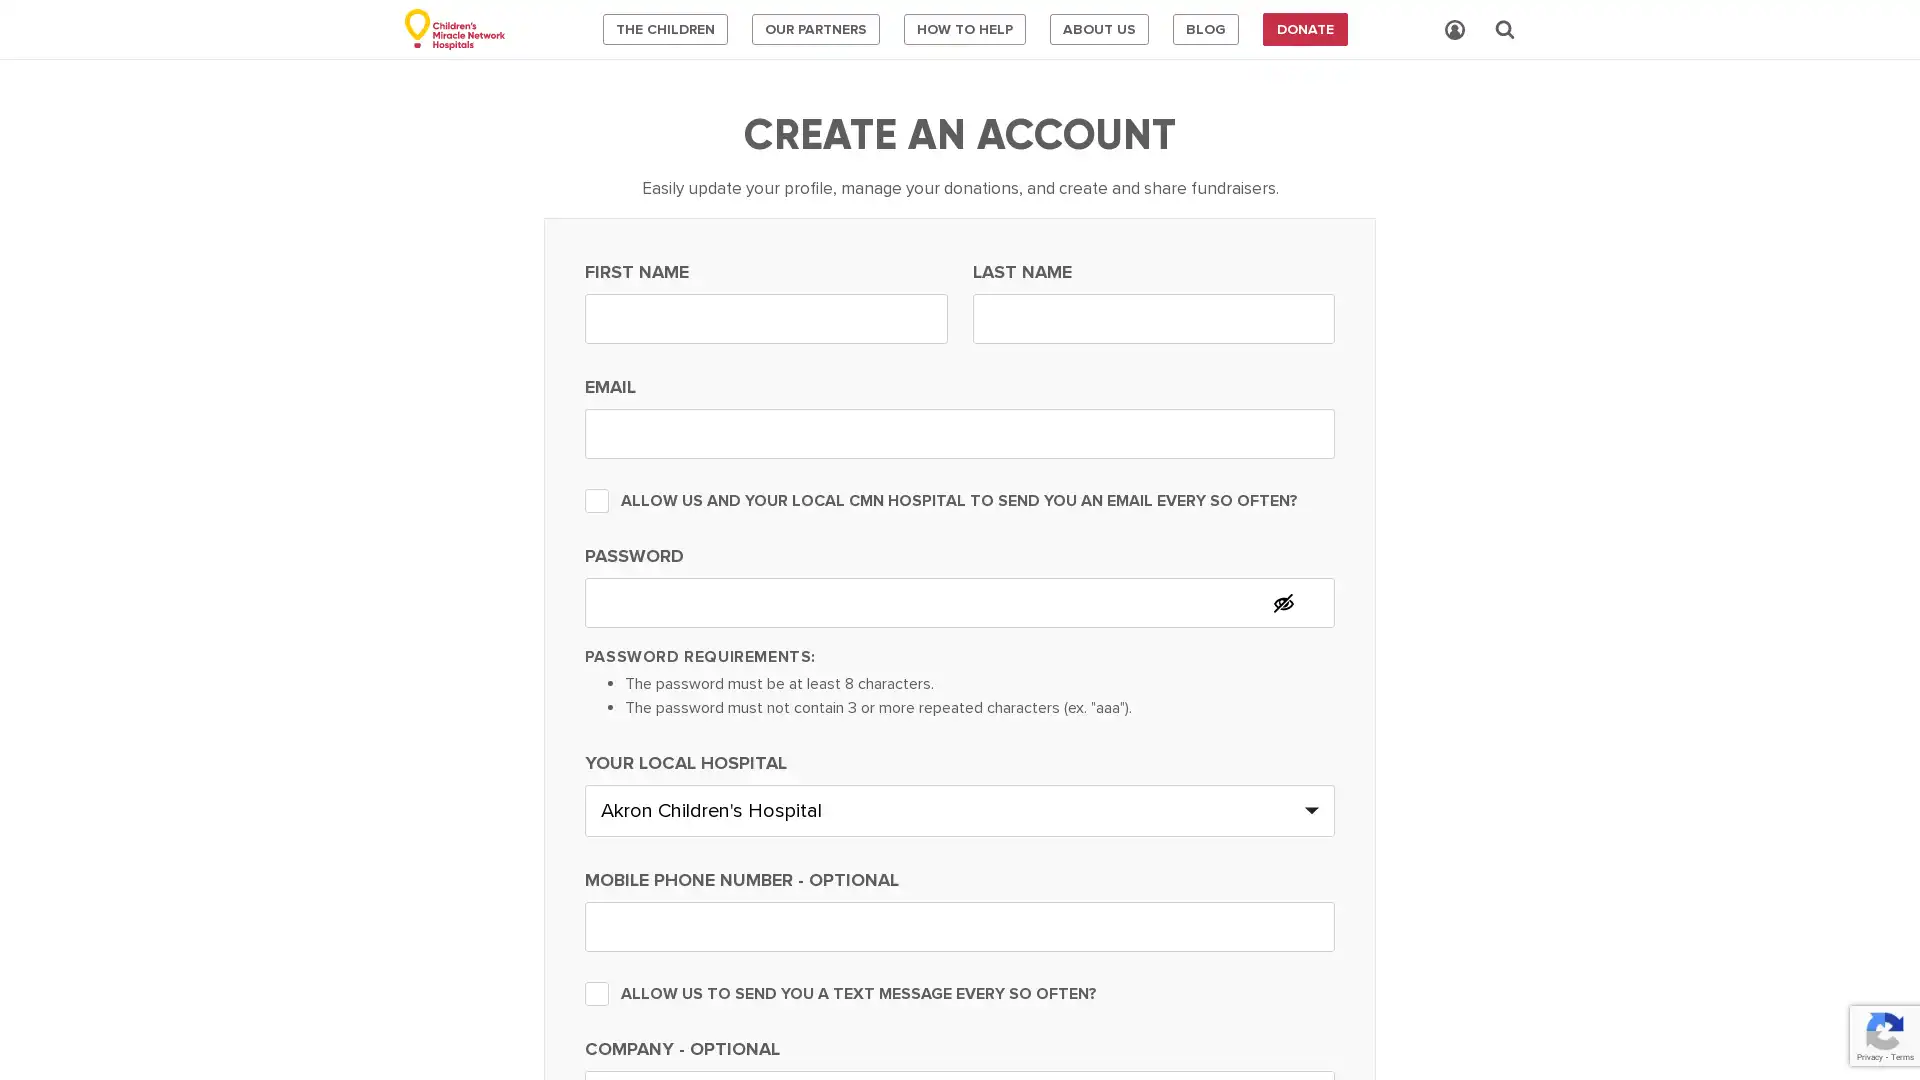 The width and height of the screenshot is (1920, 1080). What do you see at coordinates (1454, 30) in the screenshot?
I see `Account Login` at bounding box center [1454, 30].